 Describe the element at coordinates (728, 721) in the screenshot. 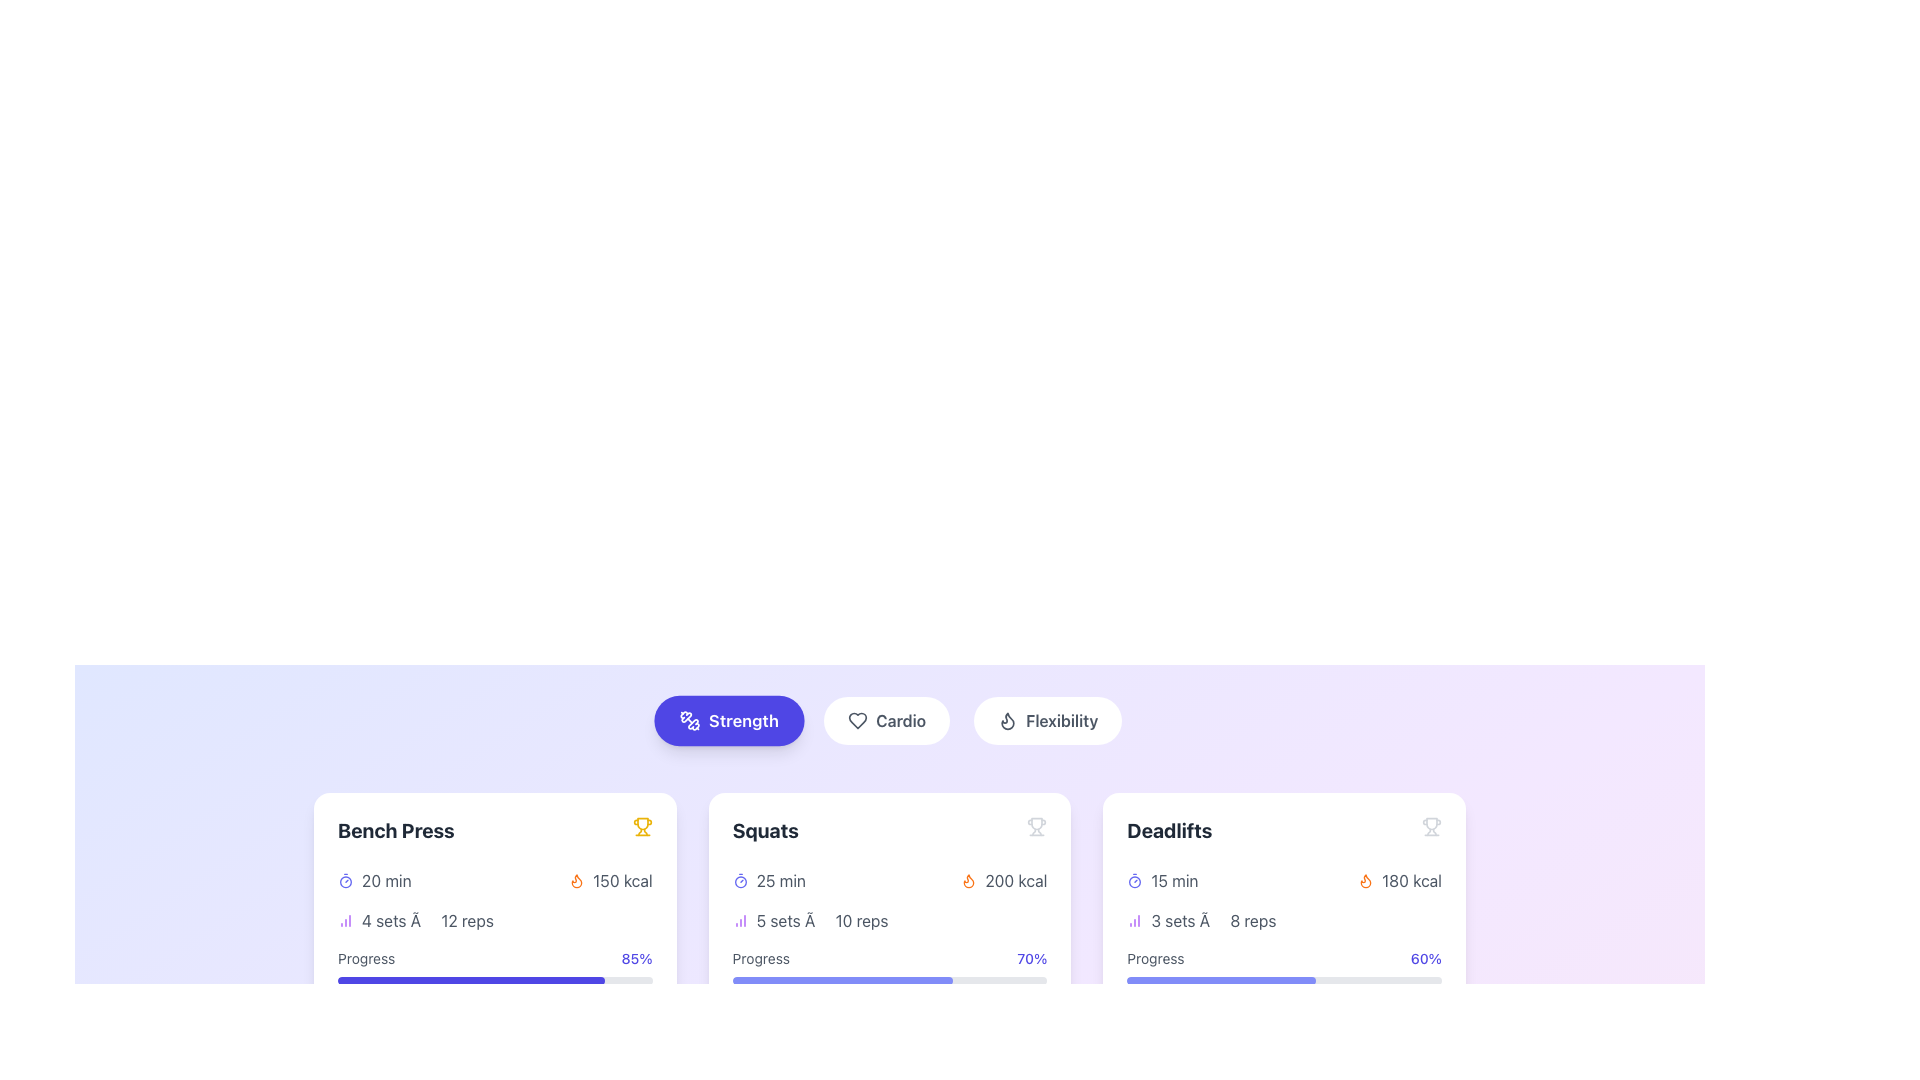

I see `the first button in the horizontal group` at that location.